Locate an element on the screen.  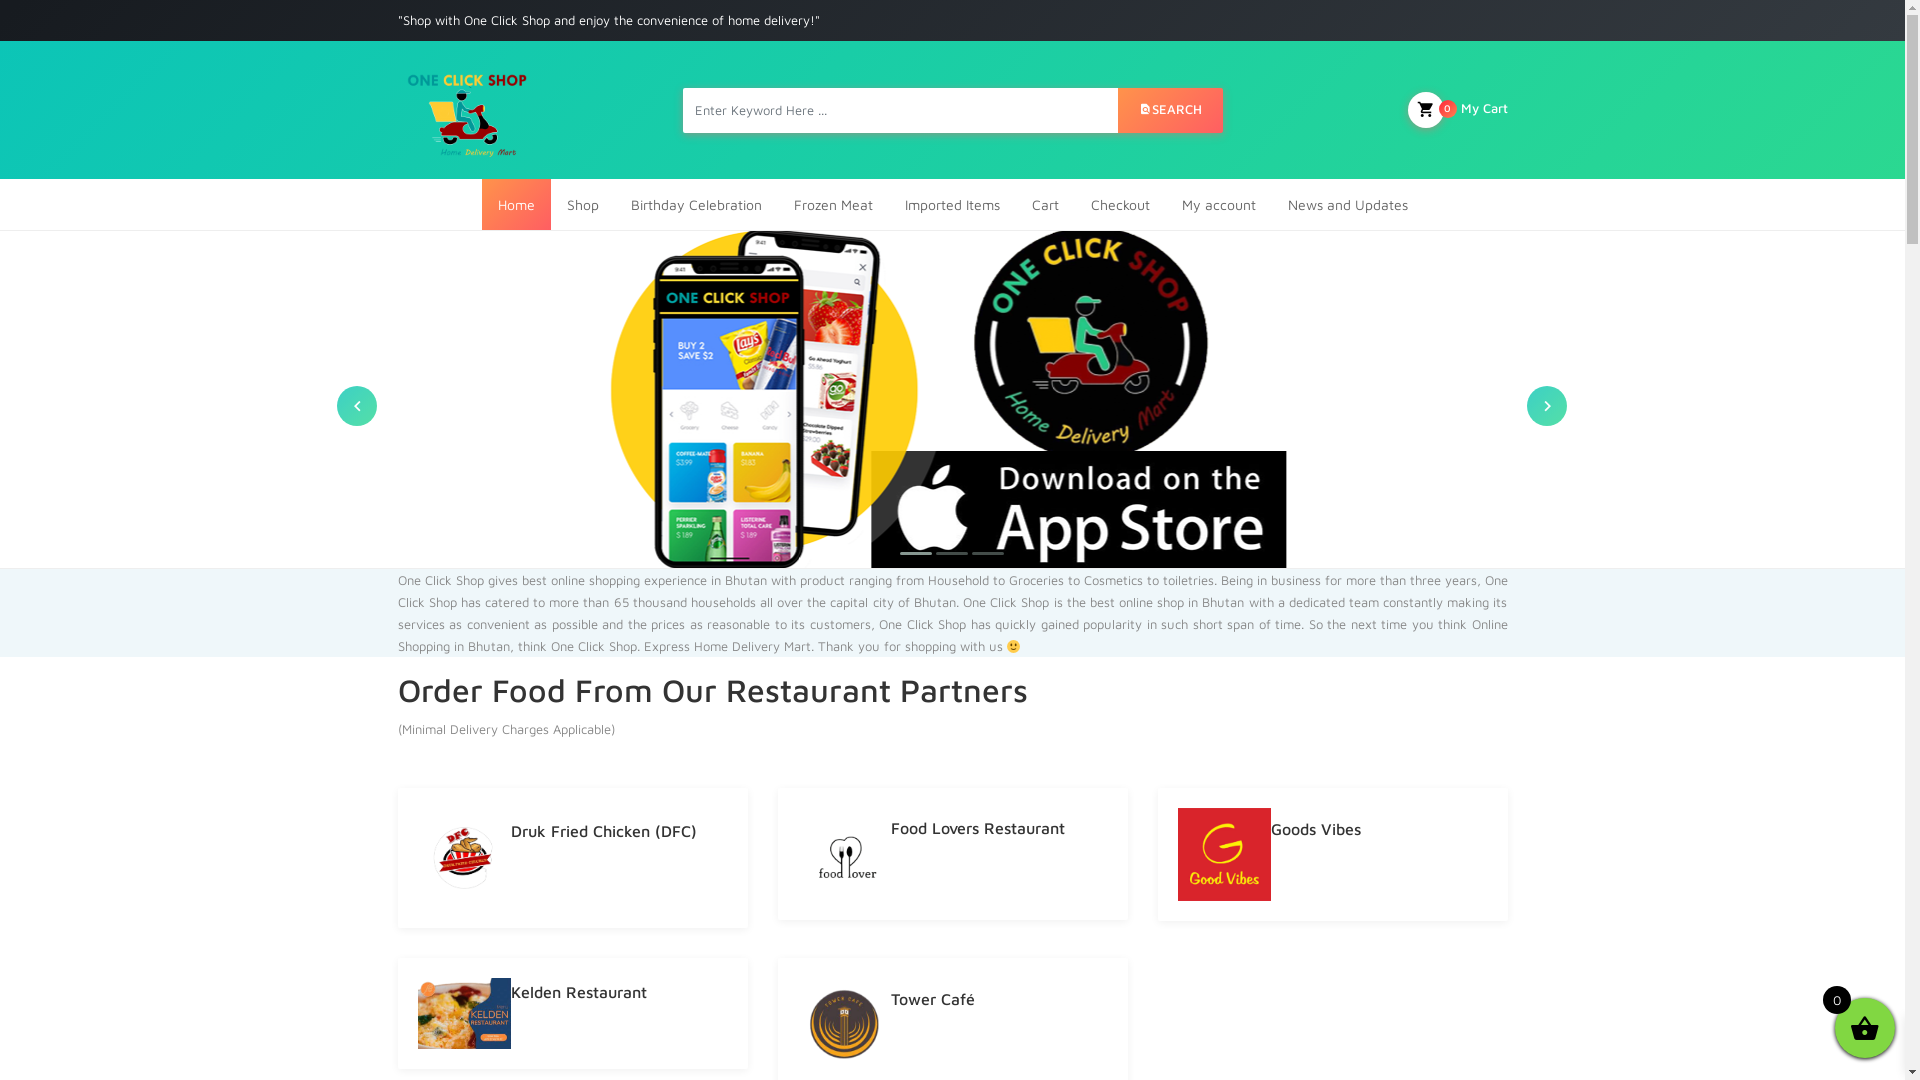
'Checkout' is located at coordinates (1118, 204).